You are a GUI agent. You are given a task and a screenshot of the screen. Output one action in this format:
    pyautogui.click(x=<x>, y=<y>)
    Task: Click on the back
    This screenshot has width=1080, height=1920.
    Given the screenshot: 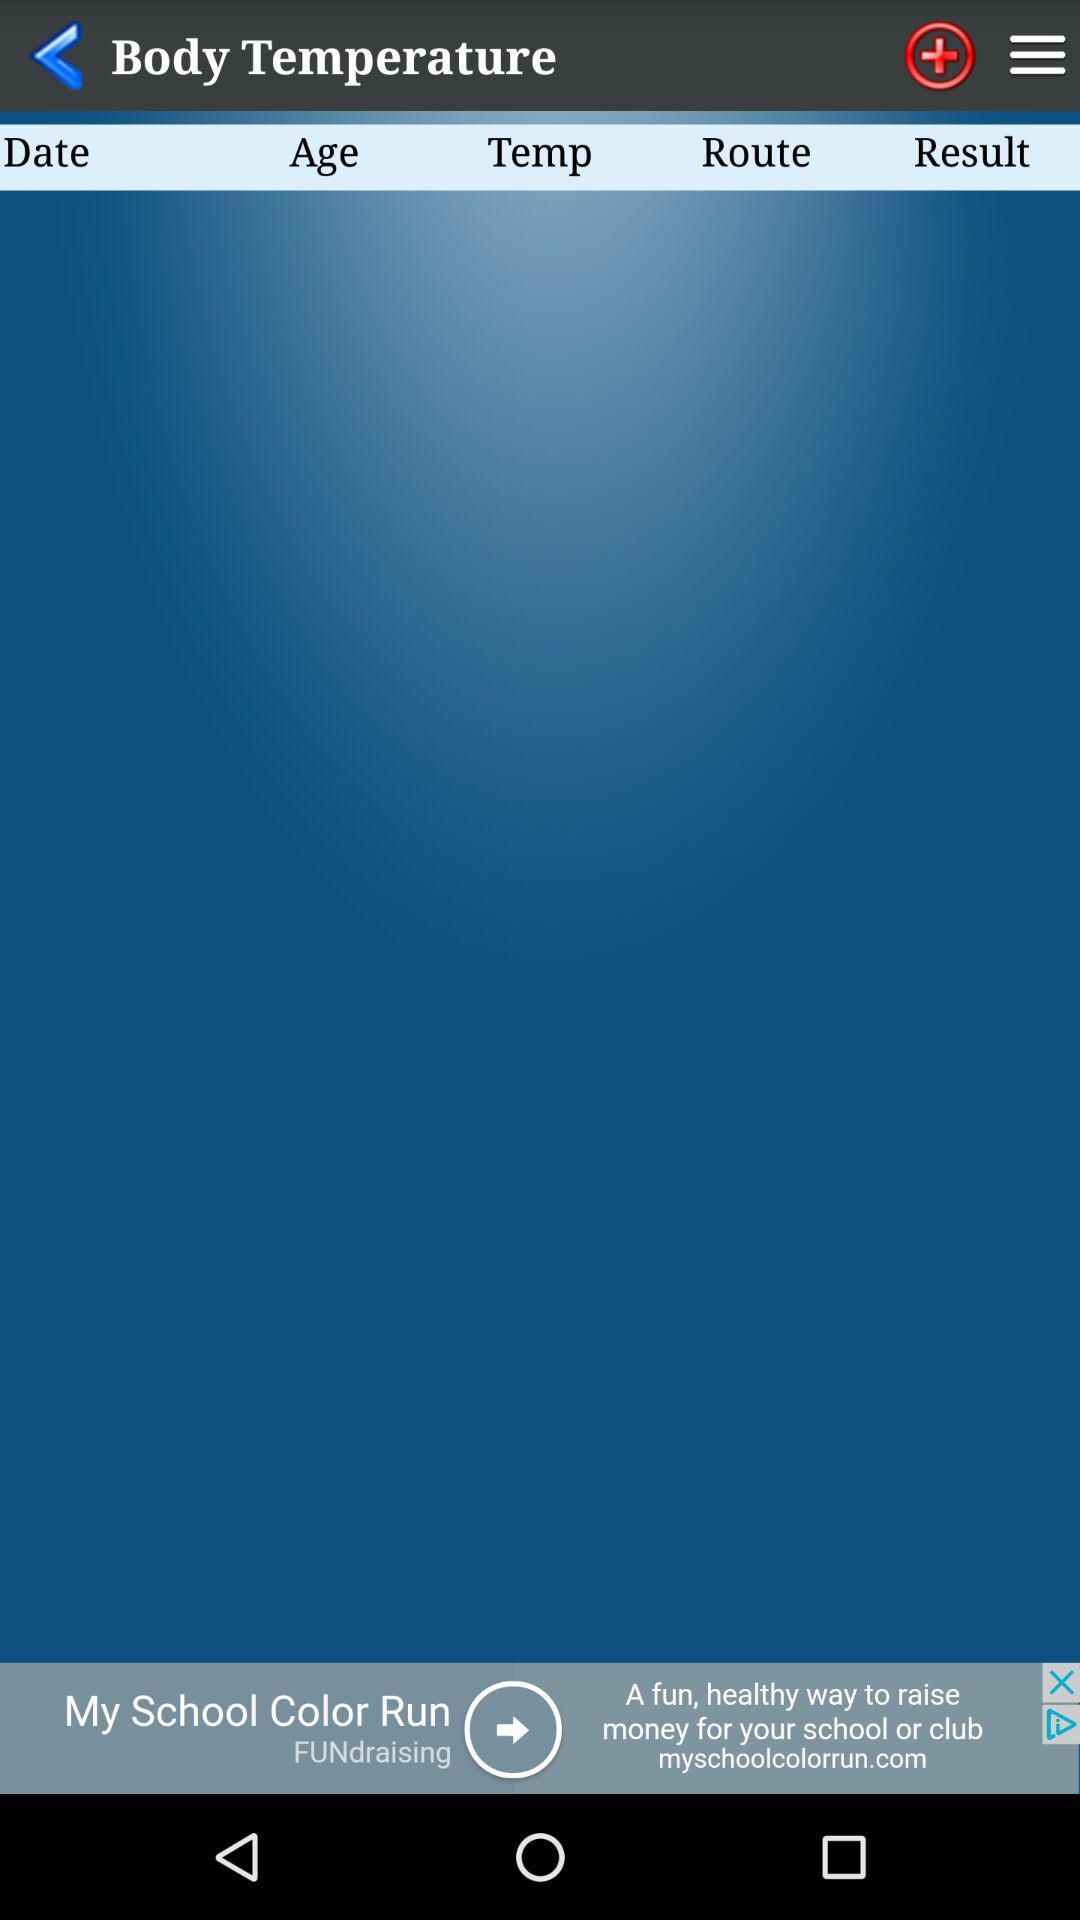 What is the action you would take?
    pyautogui.click(x=54, y=55)
    